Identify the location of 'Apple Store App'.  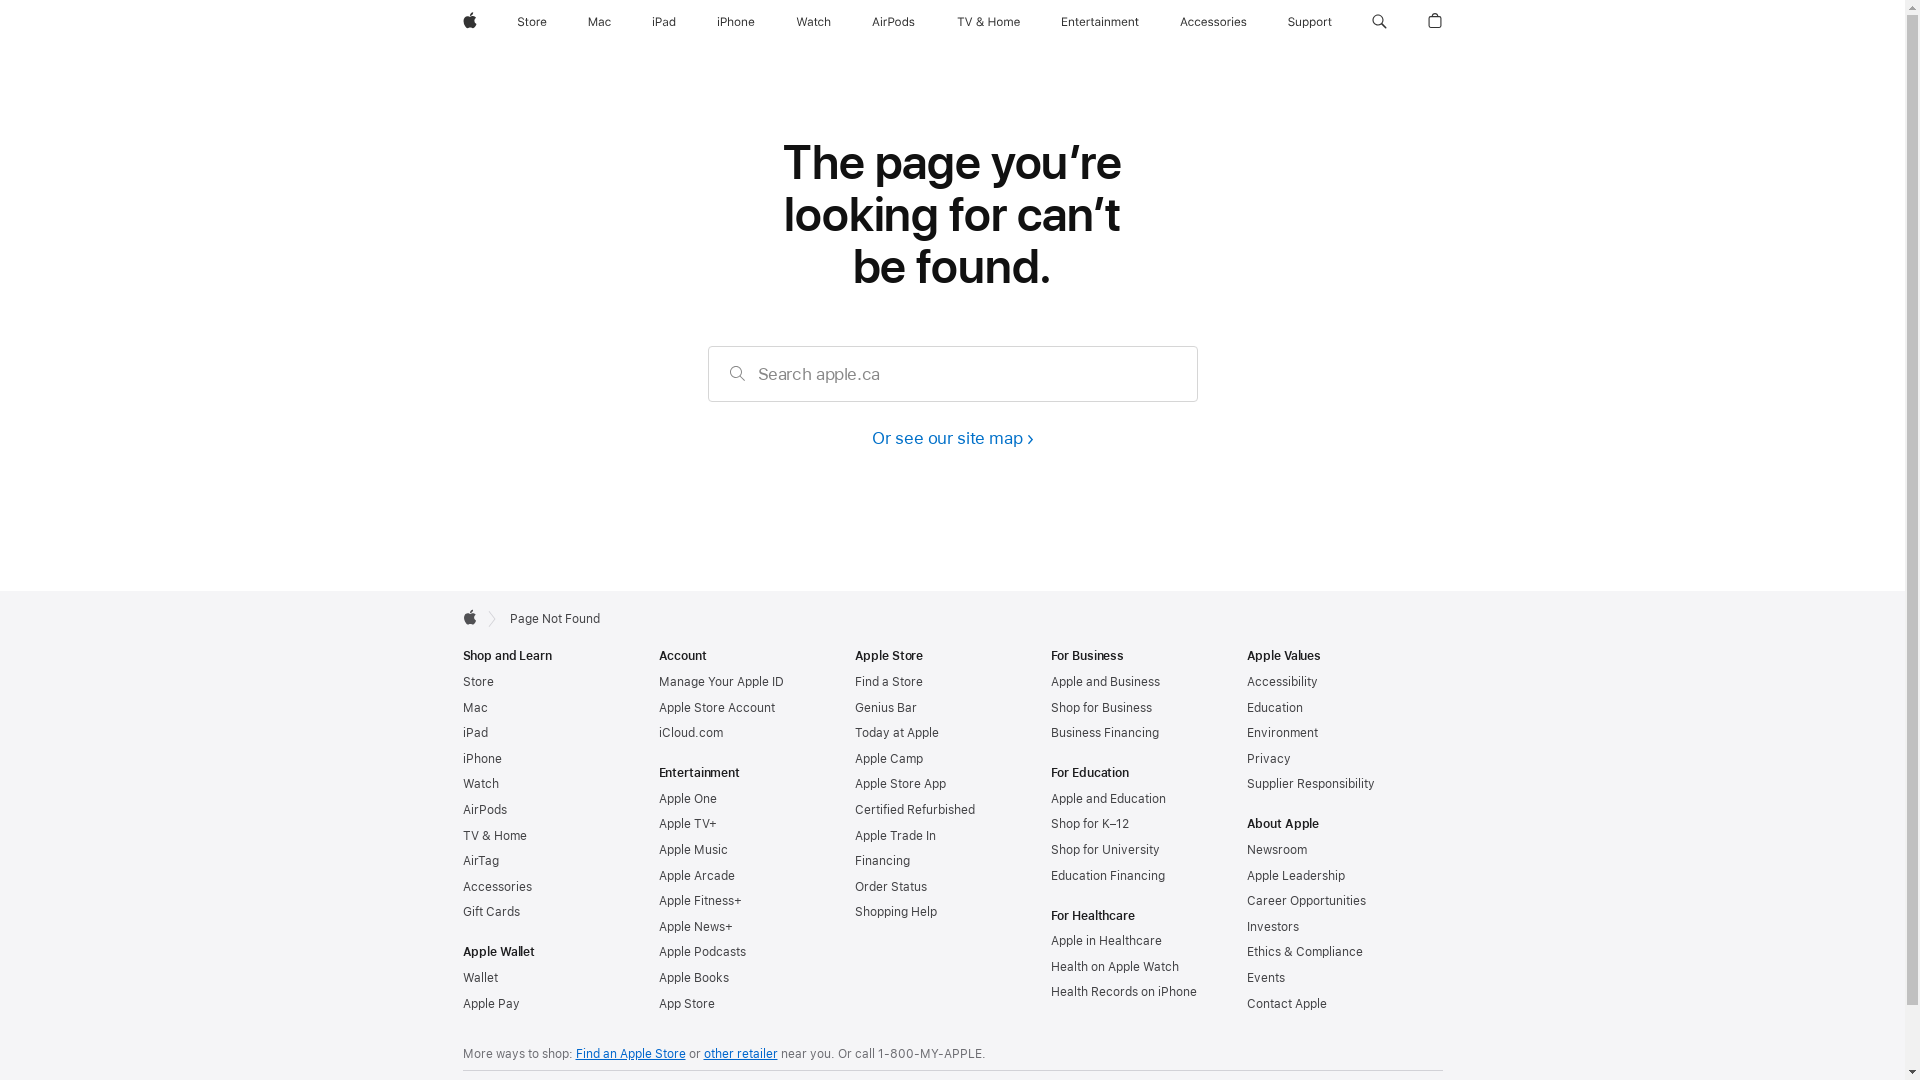
(854, 782).